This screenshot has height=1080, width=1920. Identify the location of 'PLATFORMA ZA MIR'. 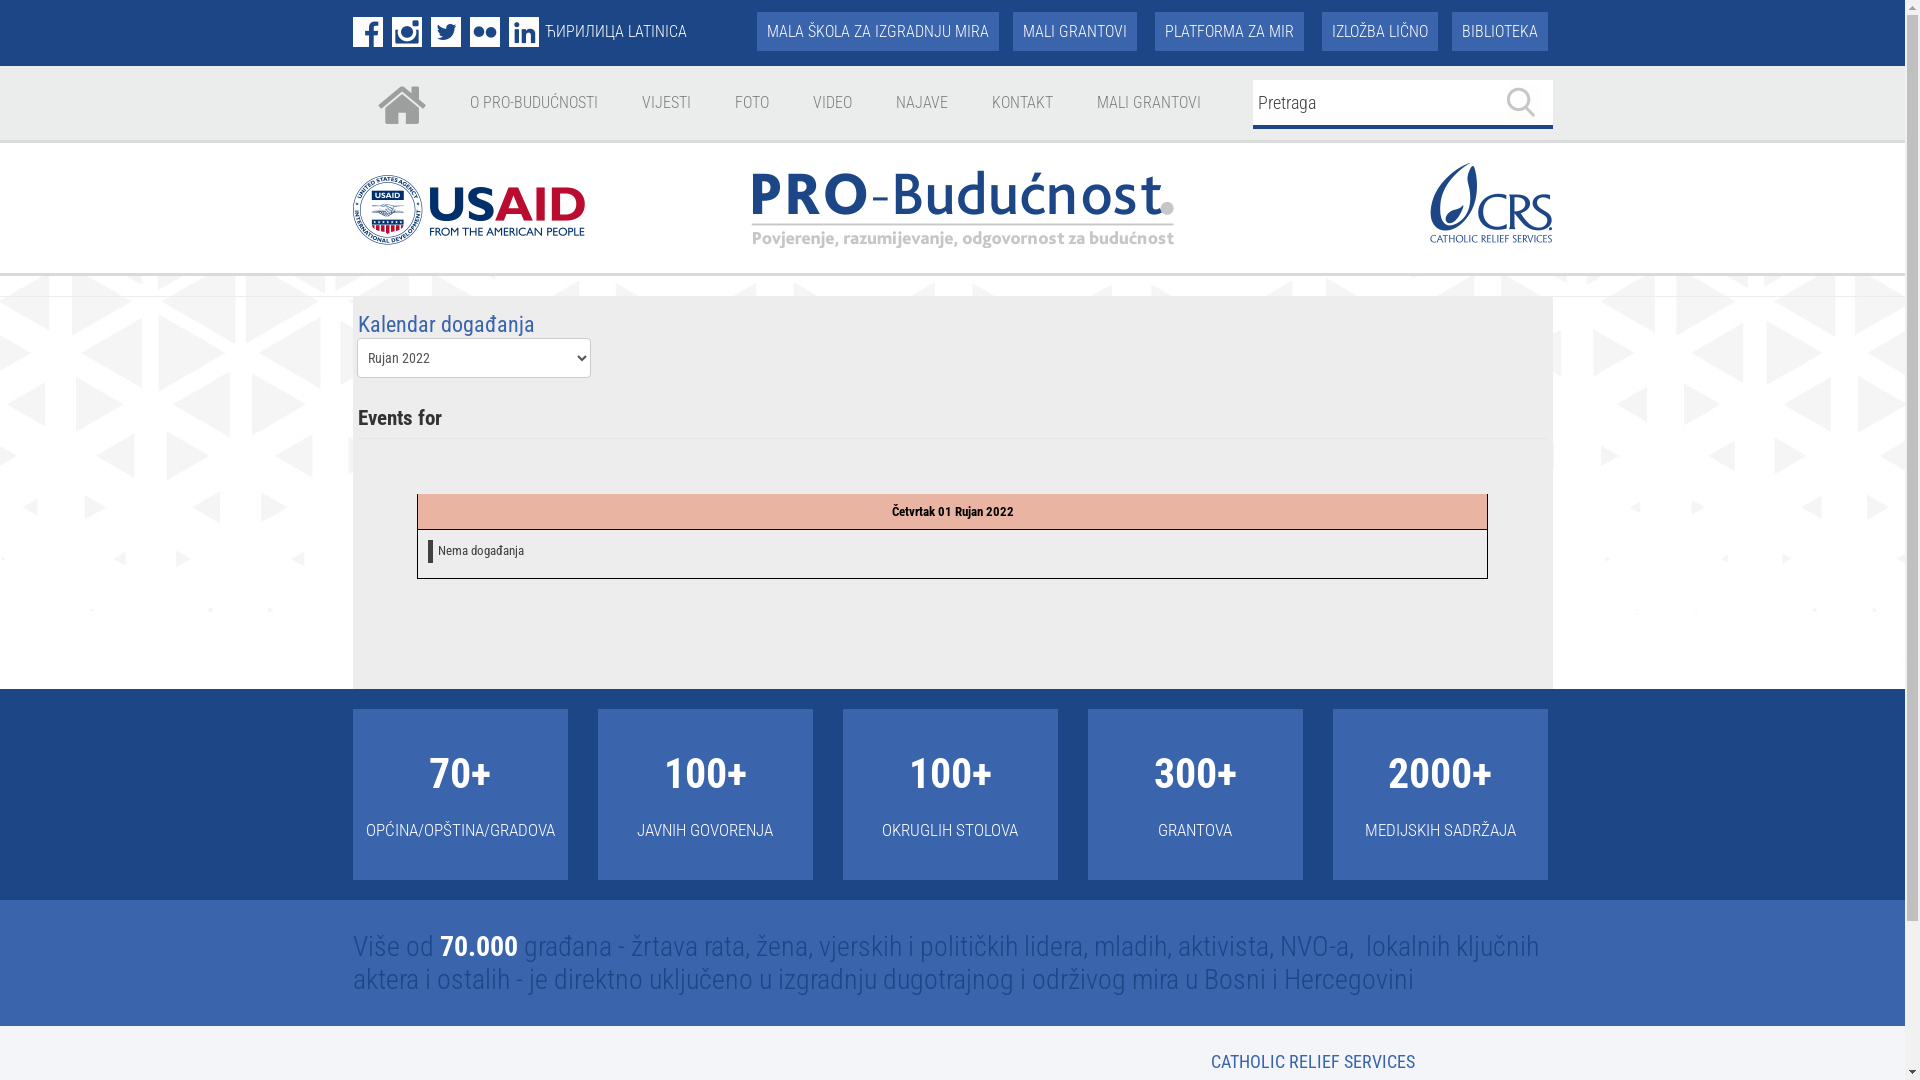
(1227, 31).